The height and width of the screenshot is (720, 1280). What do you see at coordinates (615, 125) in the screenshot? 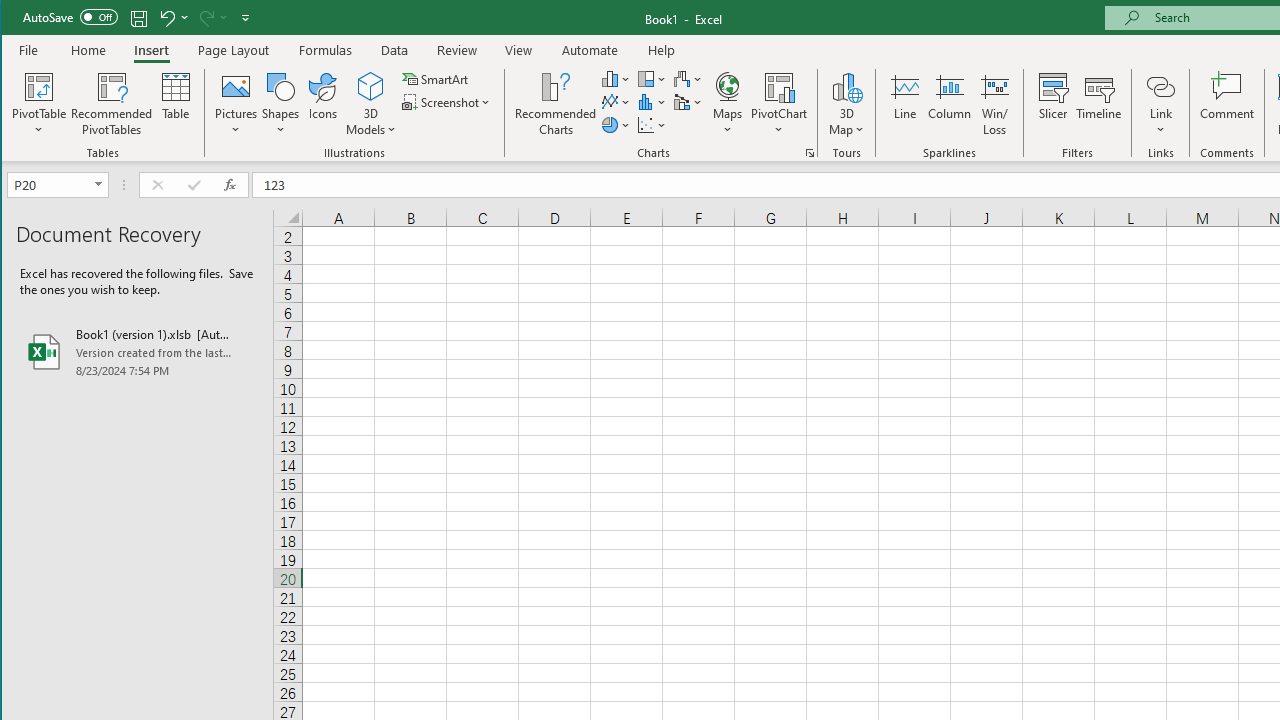
I see `'Insert Pie or Doughnut Chart'` at bounding box center [615, 125].